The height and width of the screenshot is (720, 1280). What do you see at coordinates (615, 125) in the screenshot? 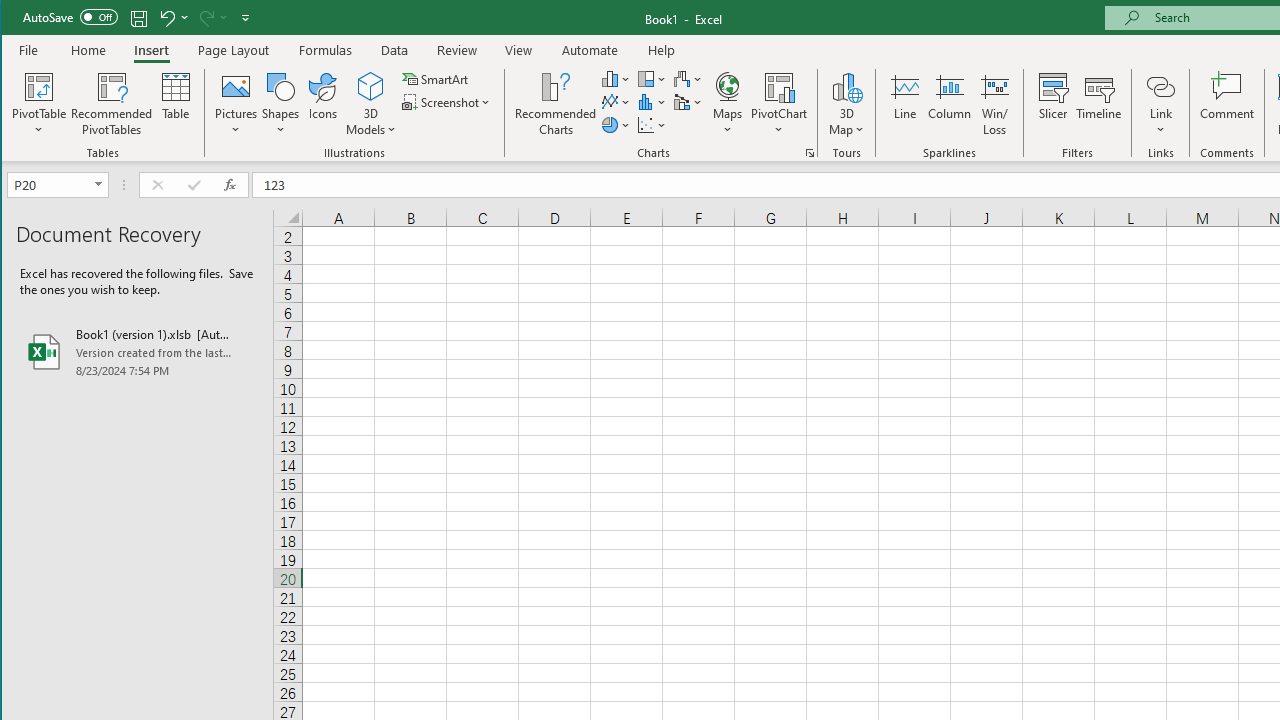
I see `'Insert Pie or Doughnut Chart'` at bounding box center [615, 125].